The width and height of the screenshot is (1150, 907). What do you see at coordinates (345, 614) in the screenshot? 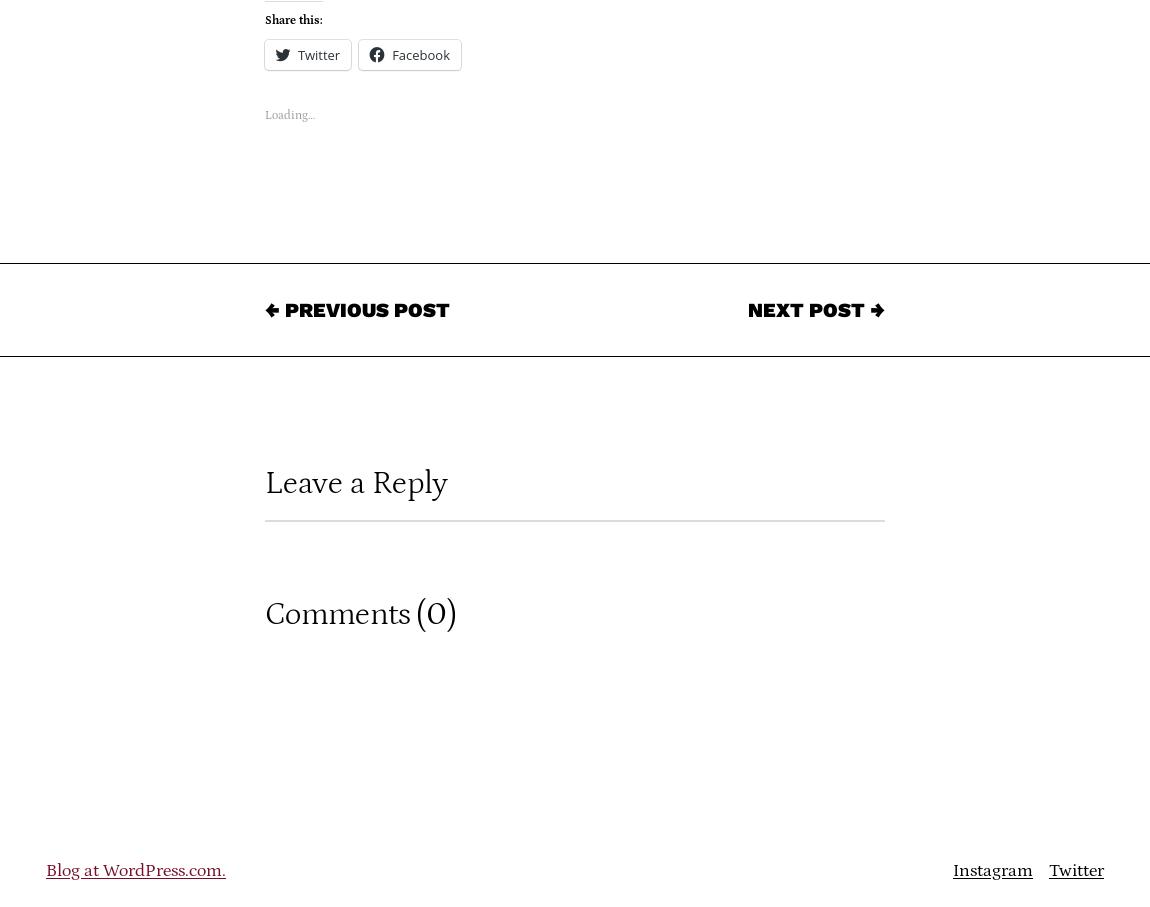
I see `'Comments ('` at bounding box center [345, 614].